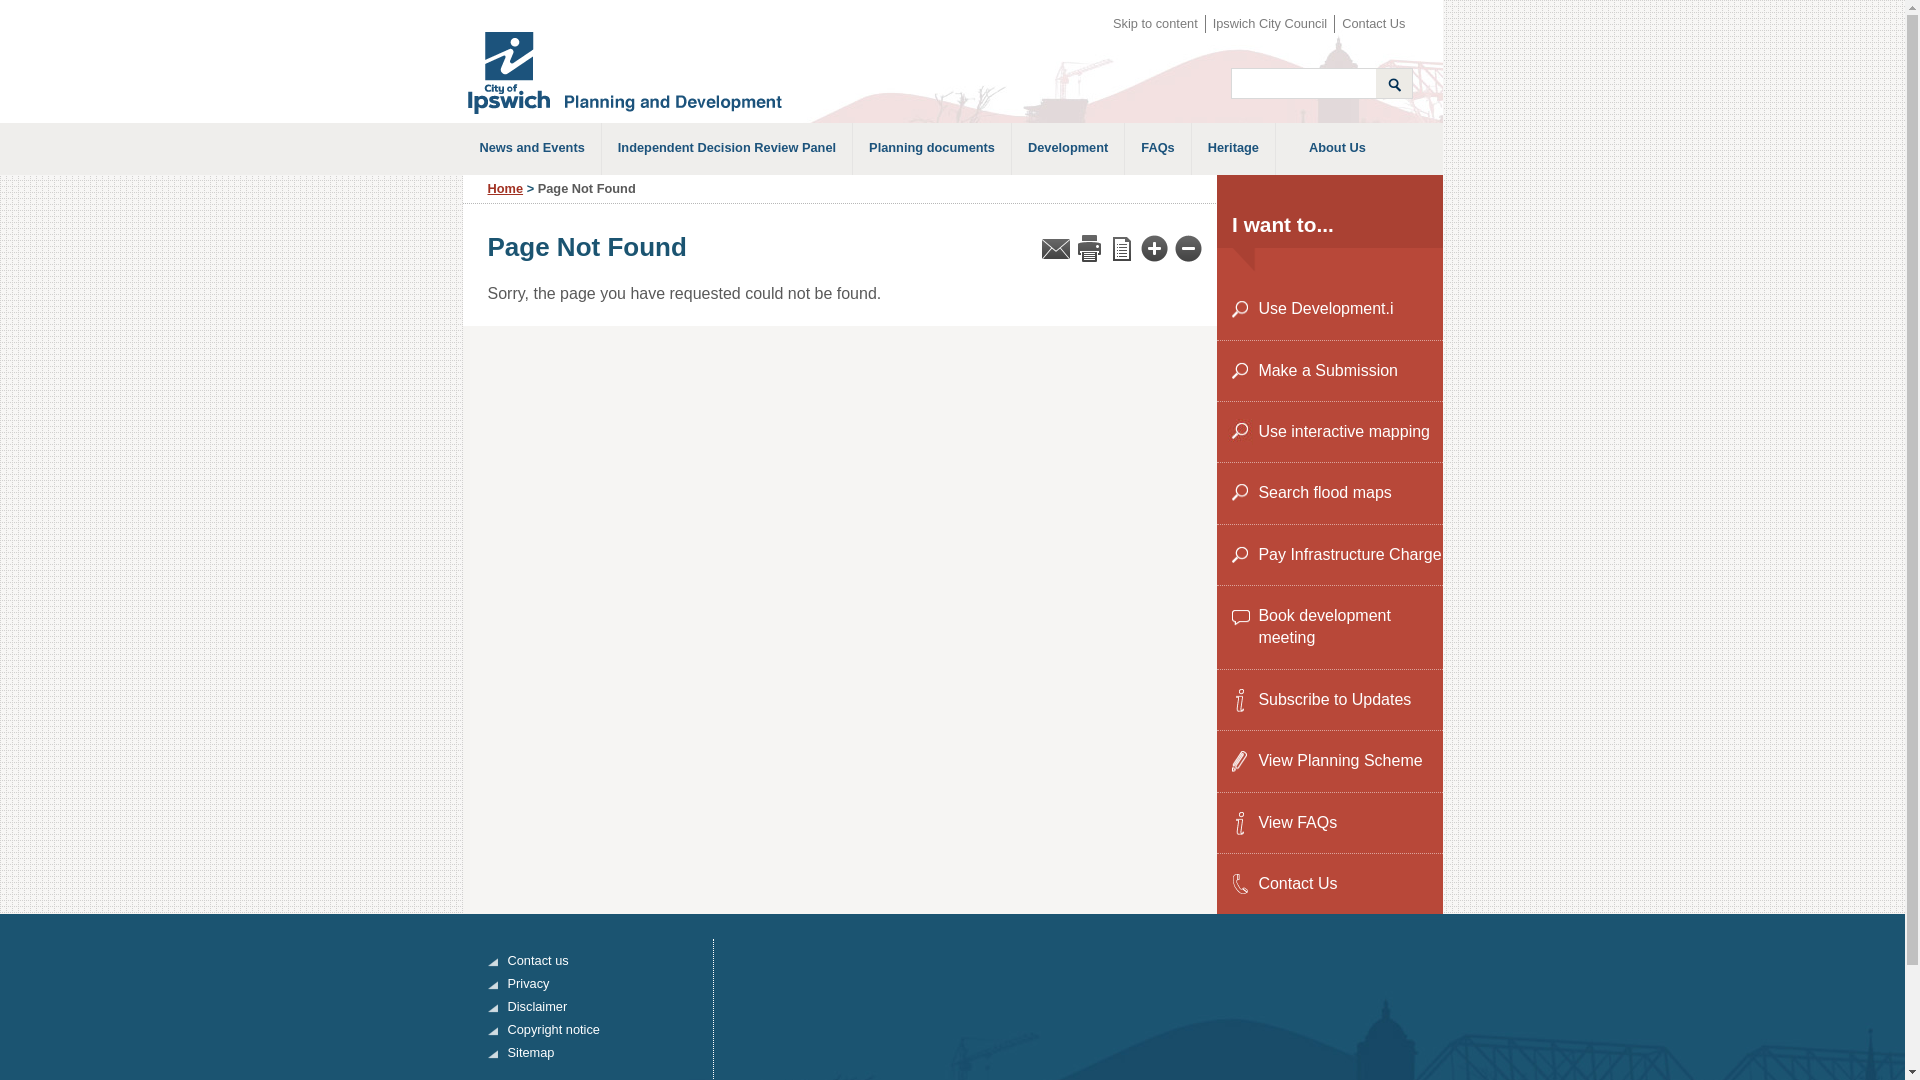  Describe the element at coordinates (1227, 370) in the screenshot. I see `'Make a Submission'` at that location.